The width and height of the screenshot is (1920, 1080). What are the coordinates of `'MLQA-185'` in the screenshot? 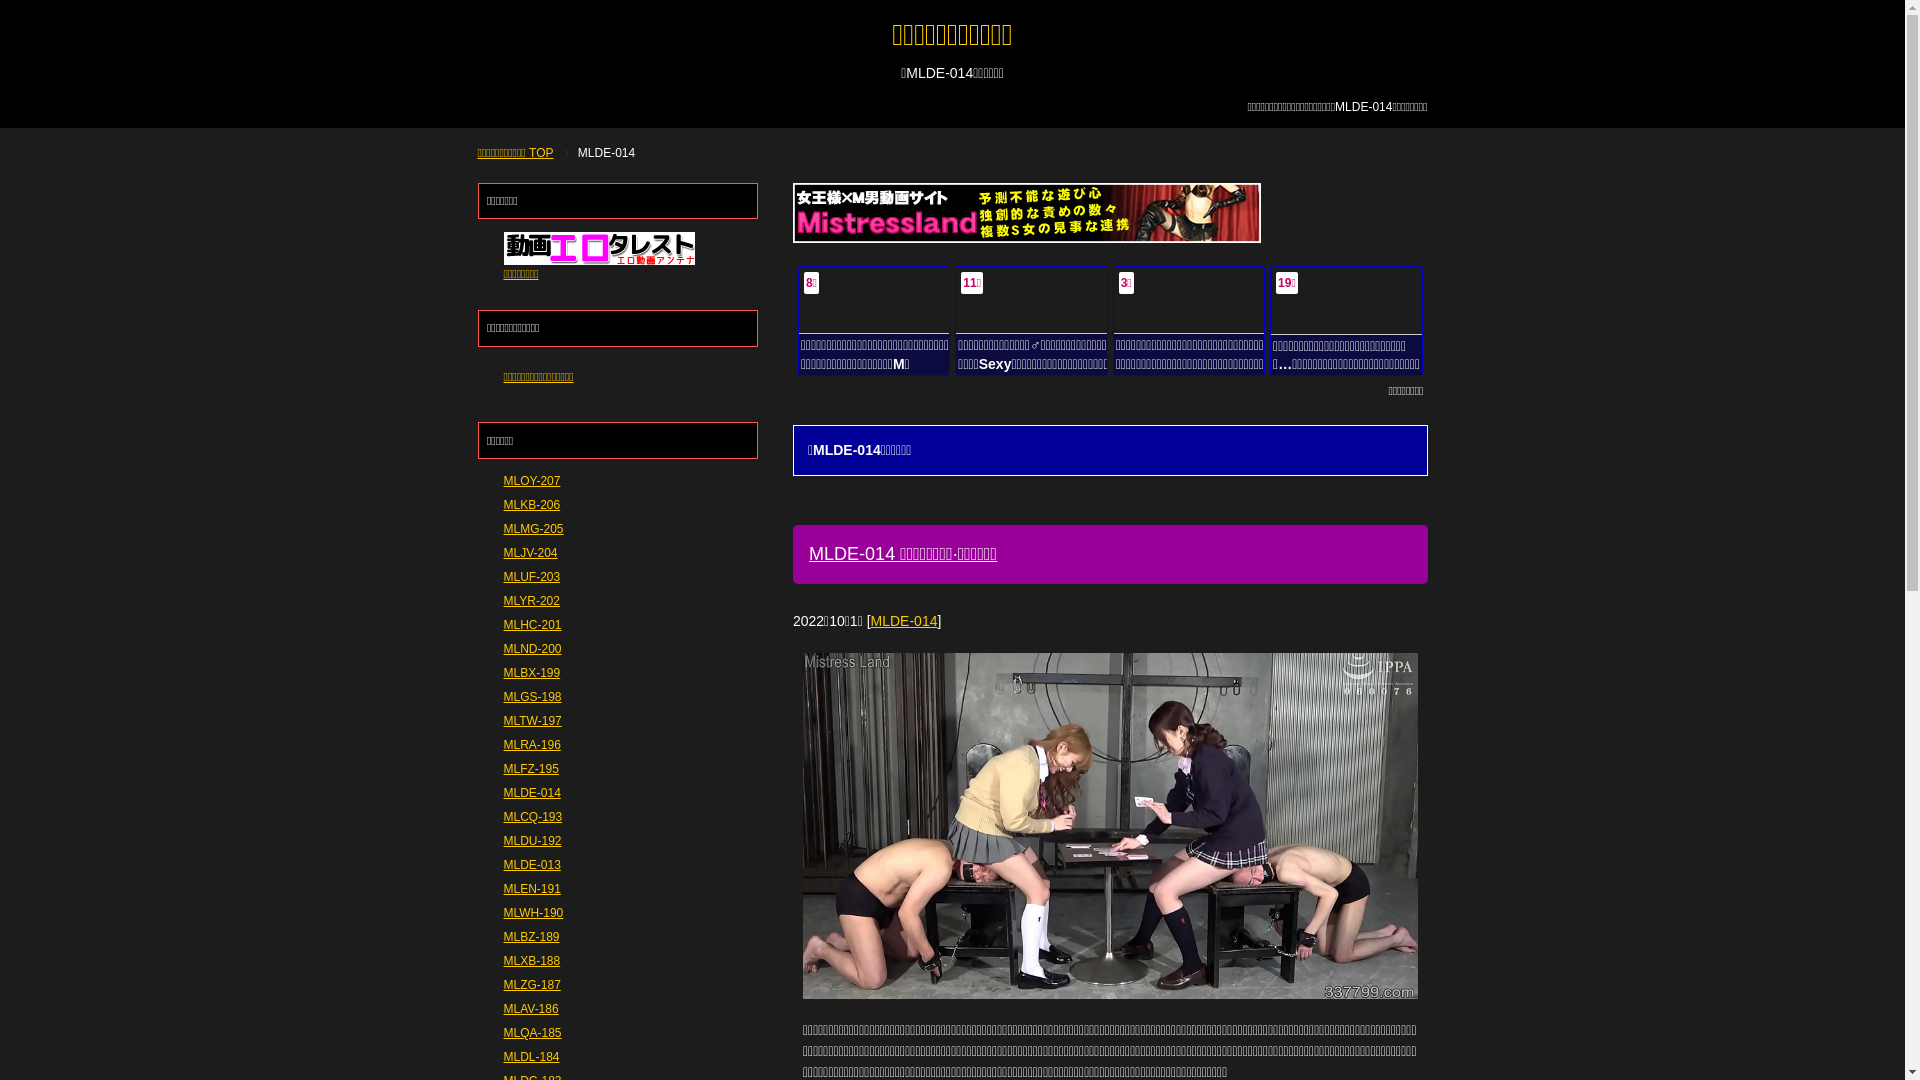 It's located at (532, 1033).